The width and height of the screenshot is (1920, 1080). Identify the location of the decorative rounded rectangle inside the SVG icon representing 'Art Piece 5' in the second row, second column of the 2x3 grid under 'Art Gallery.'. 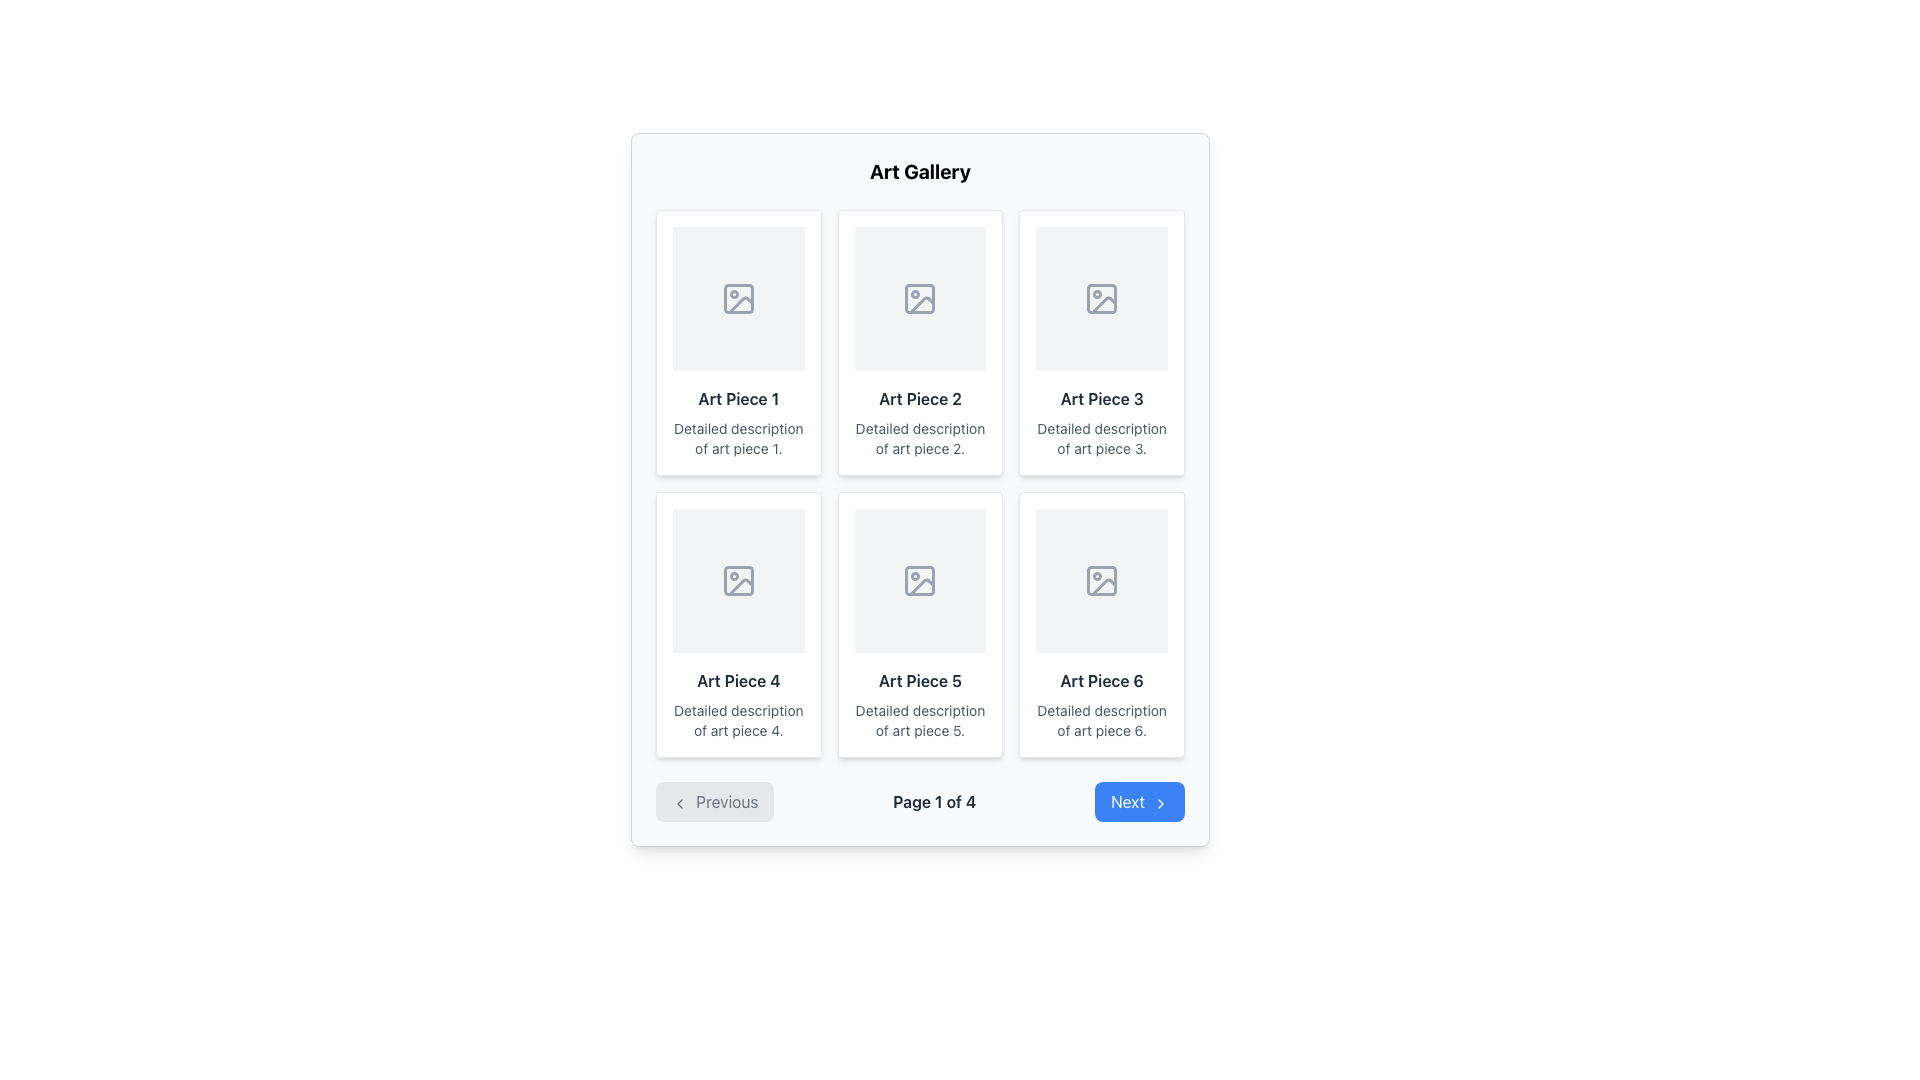
(919, 581).